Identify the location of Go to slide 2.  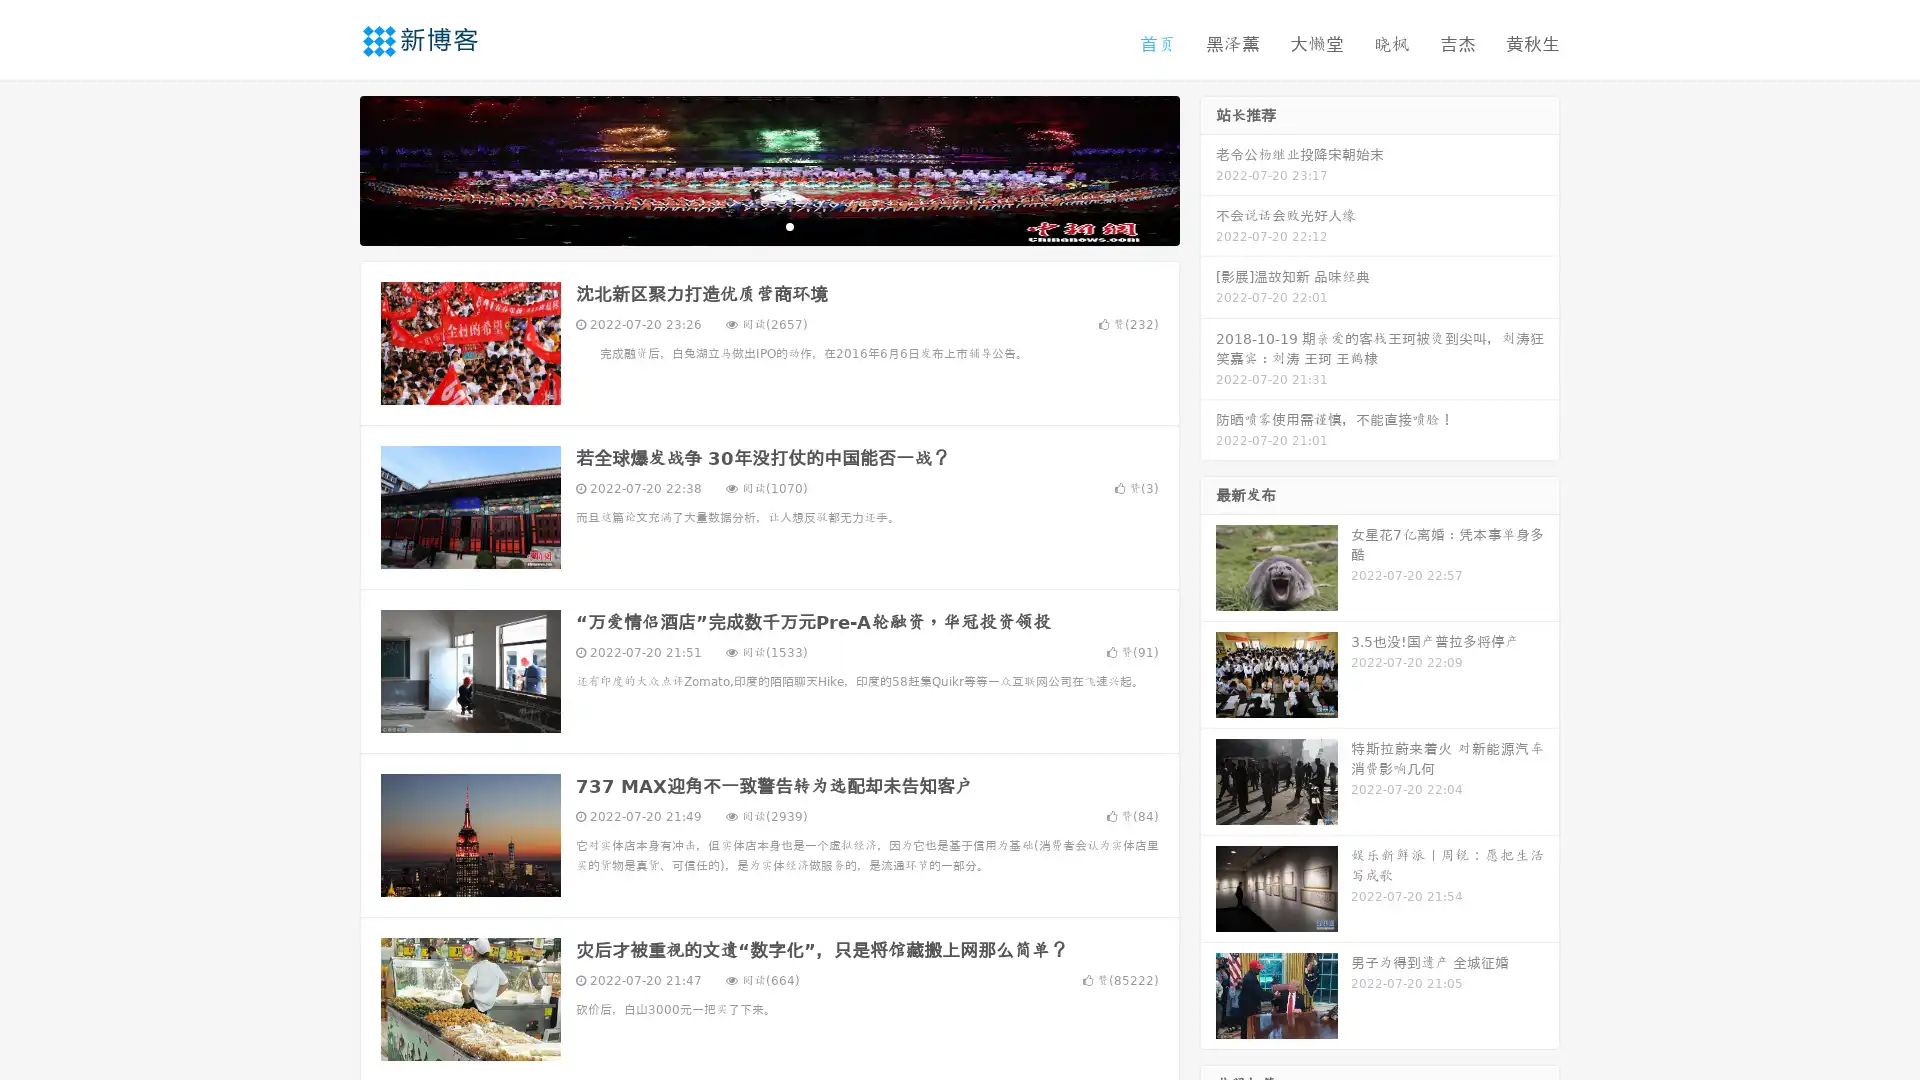
(768, 225).